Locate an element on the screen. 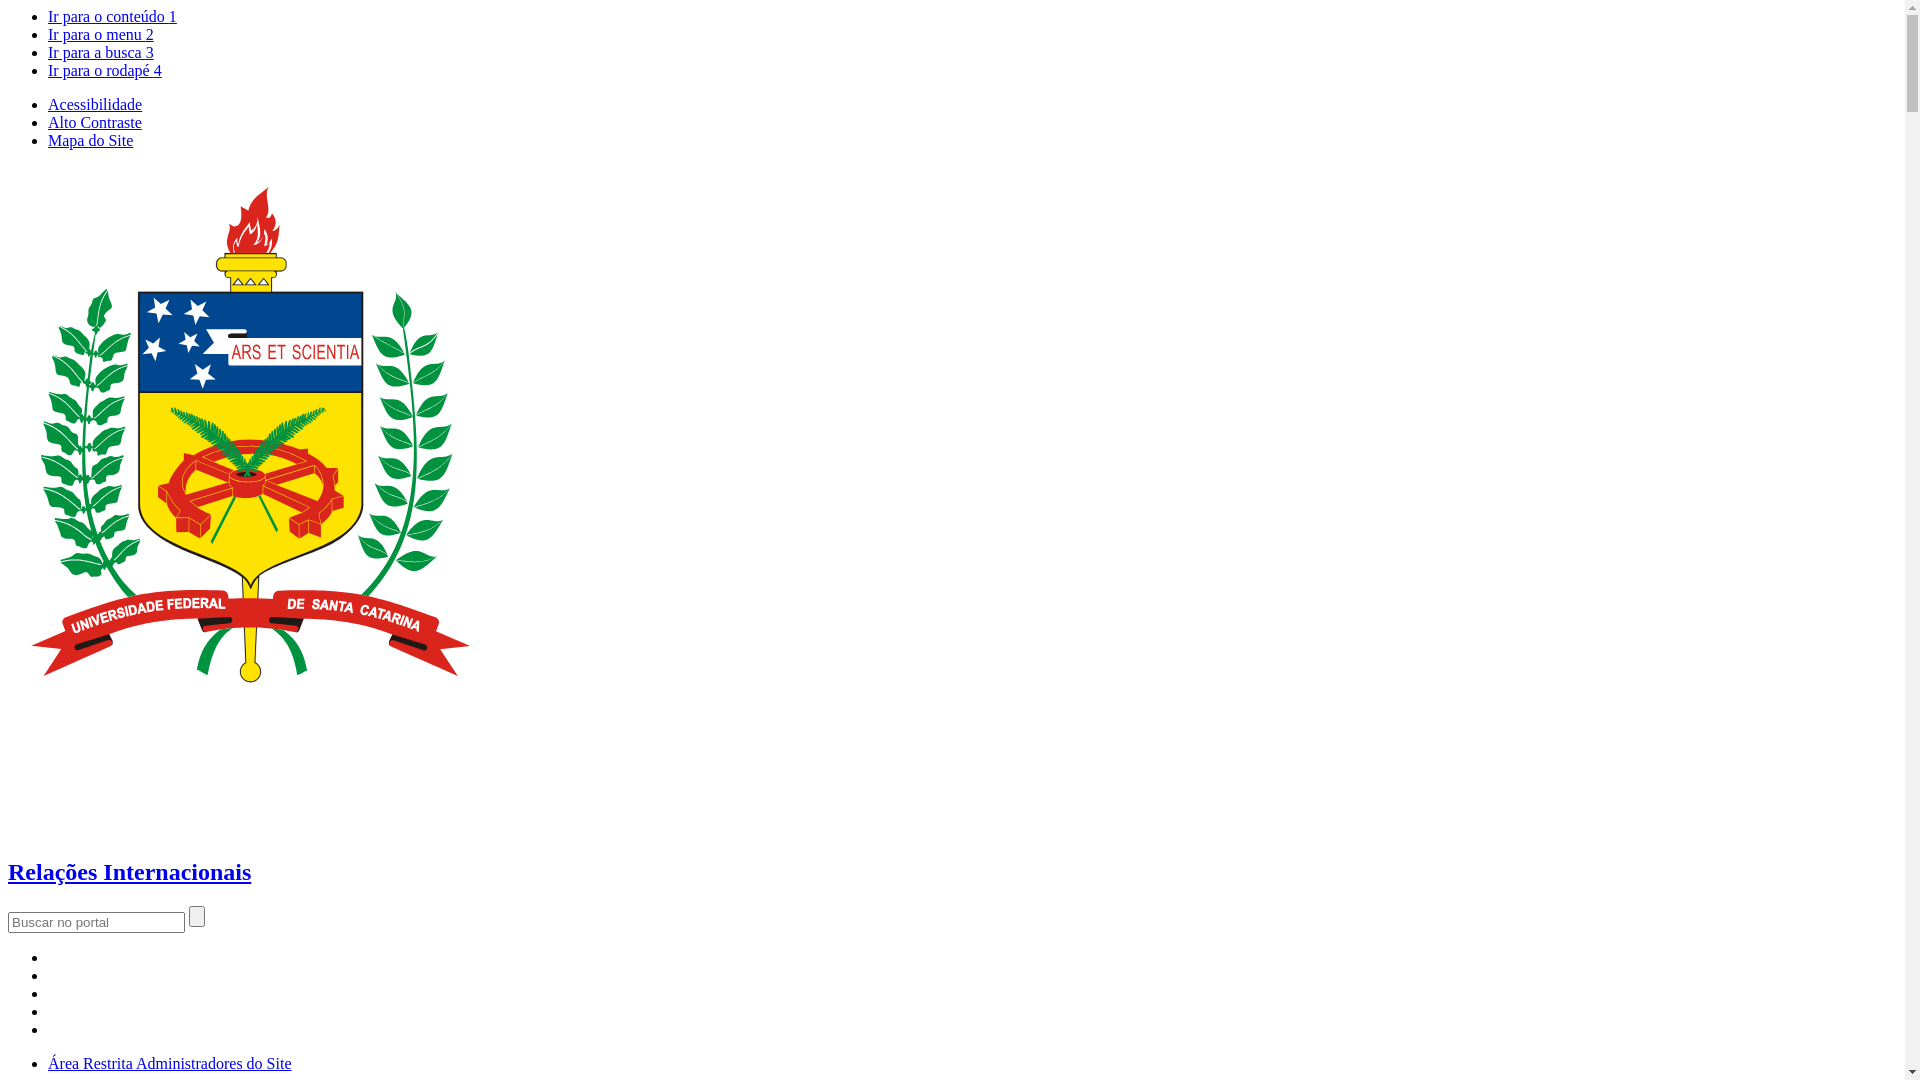 This screenshot has width=1920, height=1080. 'Administradores do Site' is located at coordinates (134, 1062).